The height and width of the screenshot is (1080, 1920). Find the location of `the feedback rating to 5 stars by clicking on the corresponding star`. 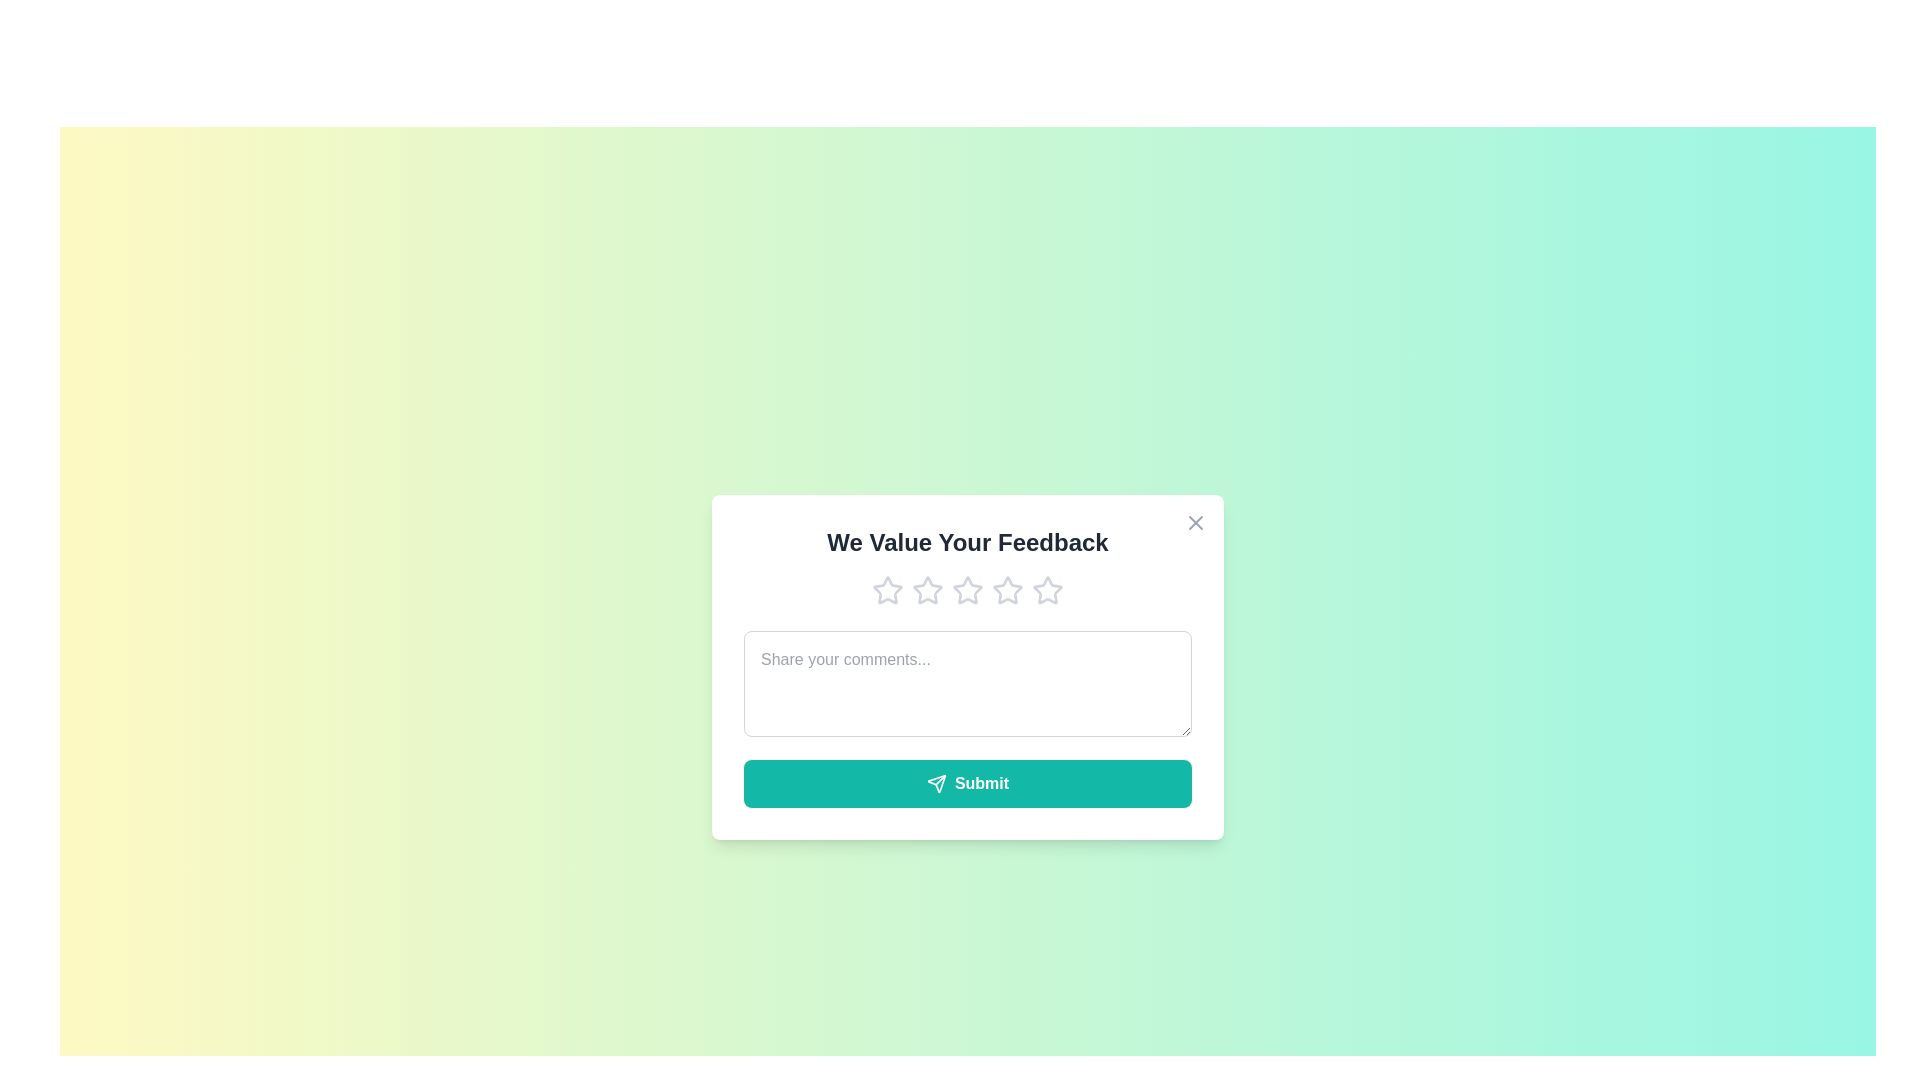

the feedback rating to 5 stars by clicking on the corresponding star is located at coordinates (1046, 589).